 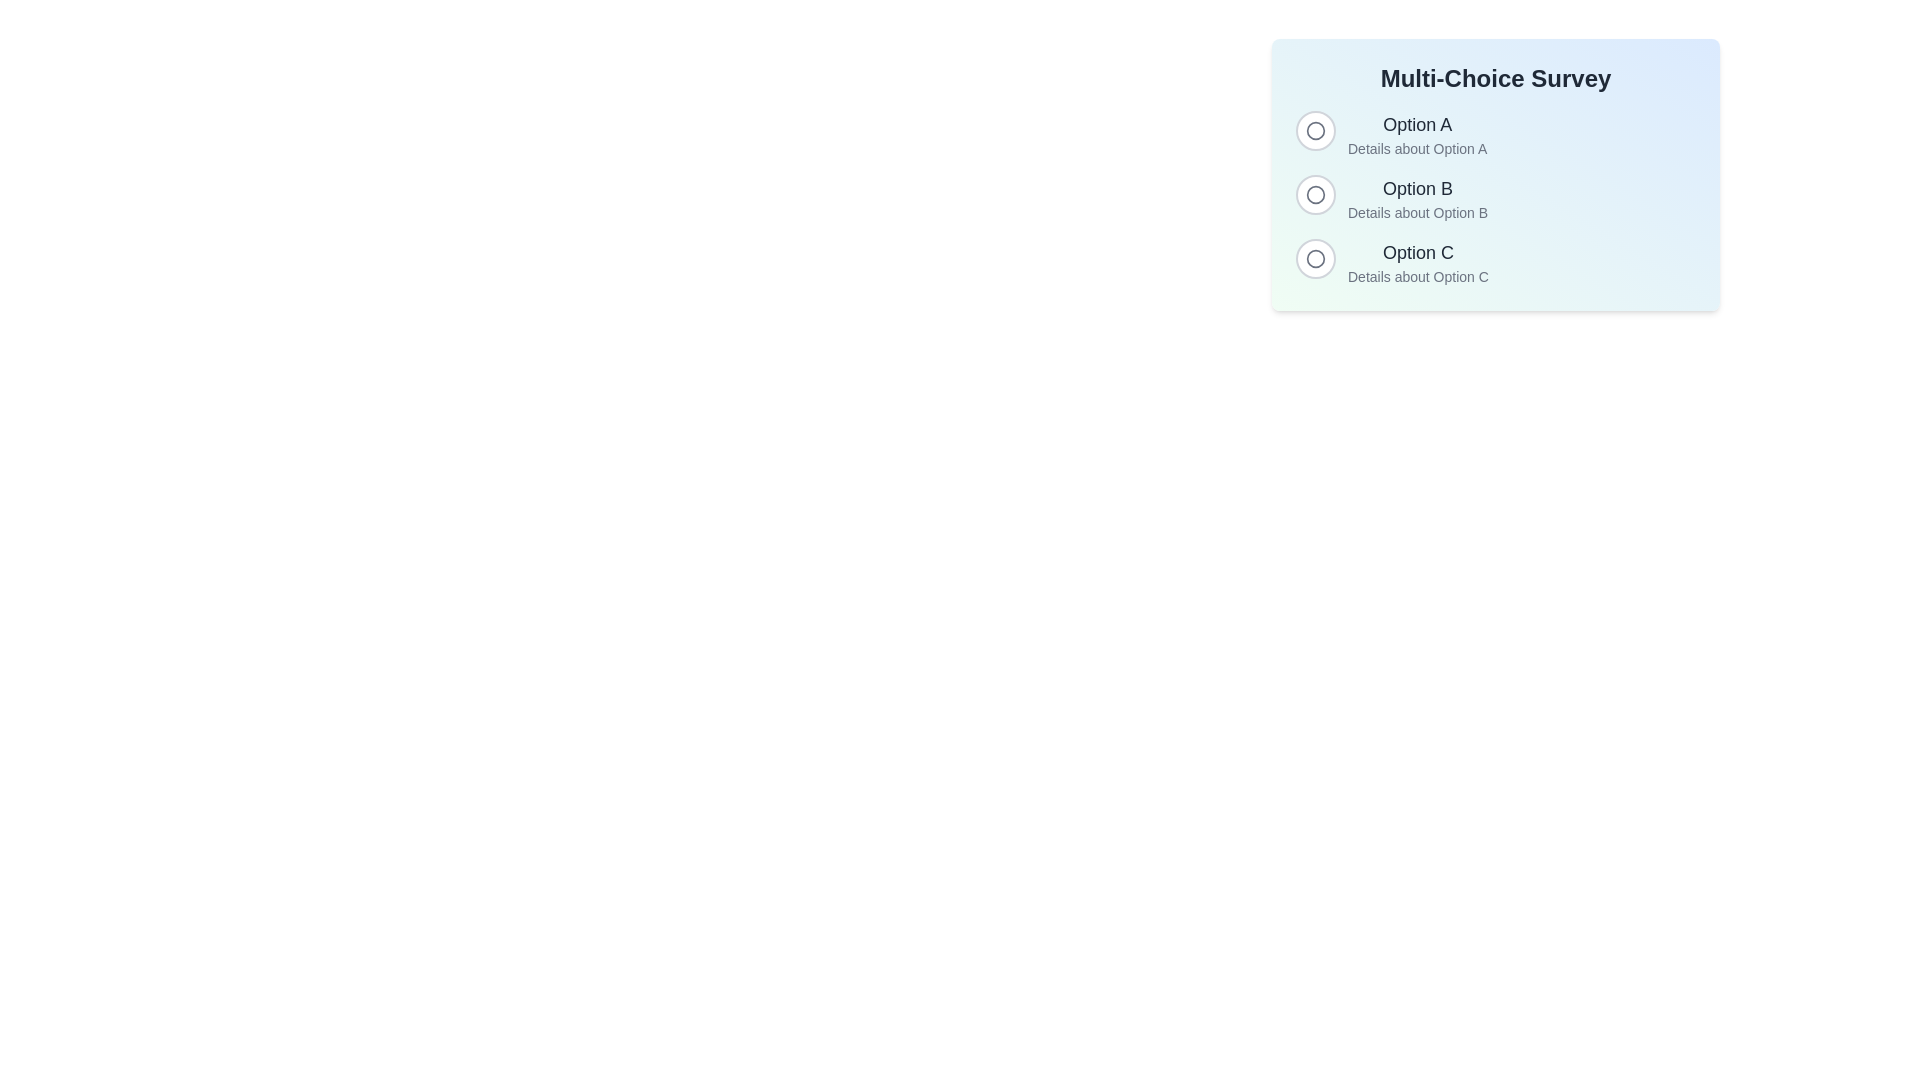 I want to click on the Radio Button for 'Option B', so click(x=1315, y=195).